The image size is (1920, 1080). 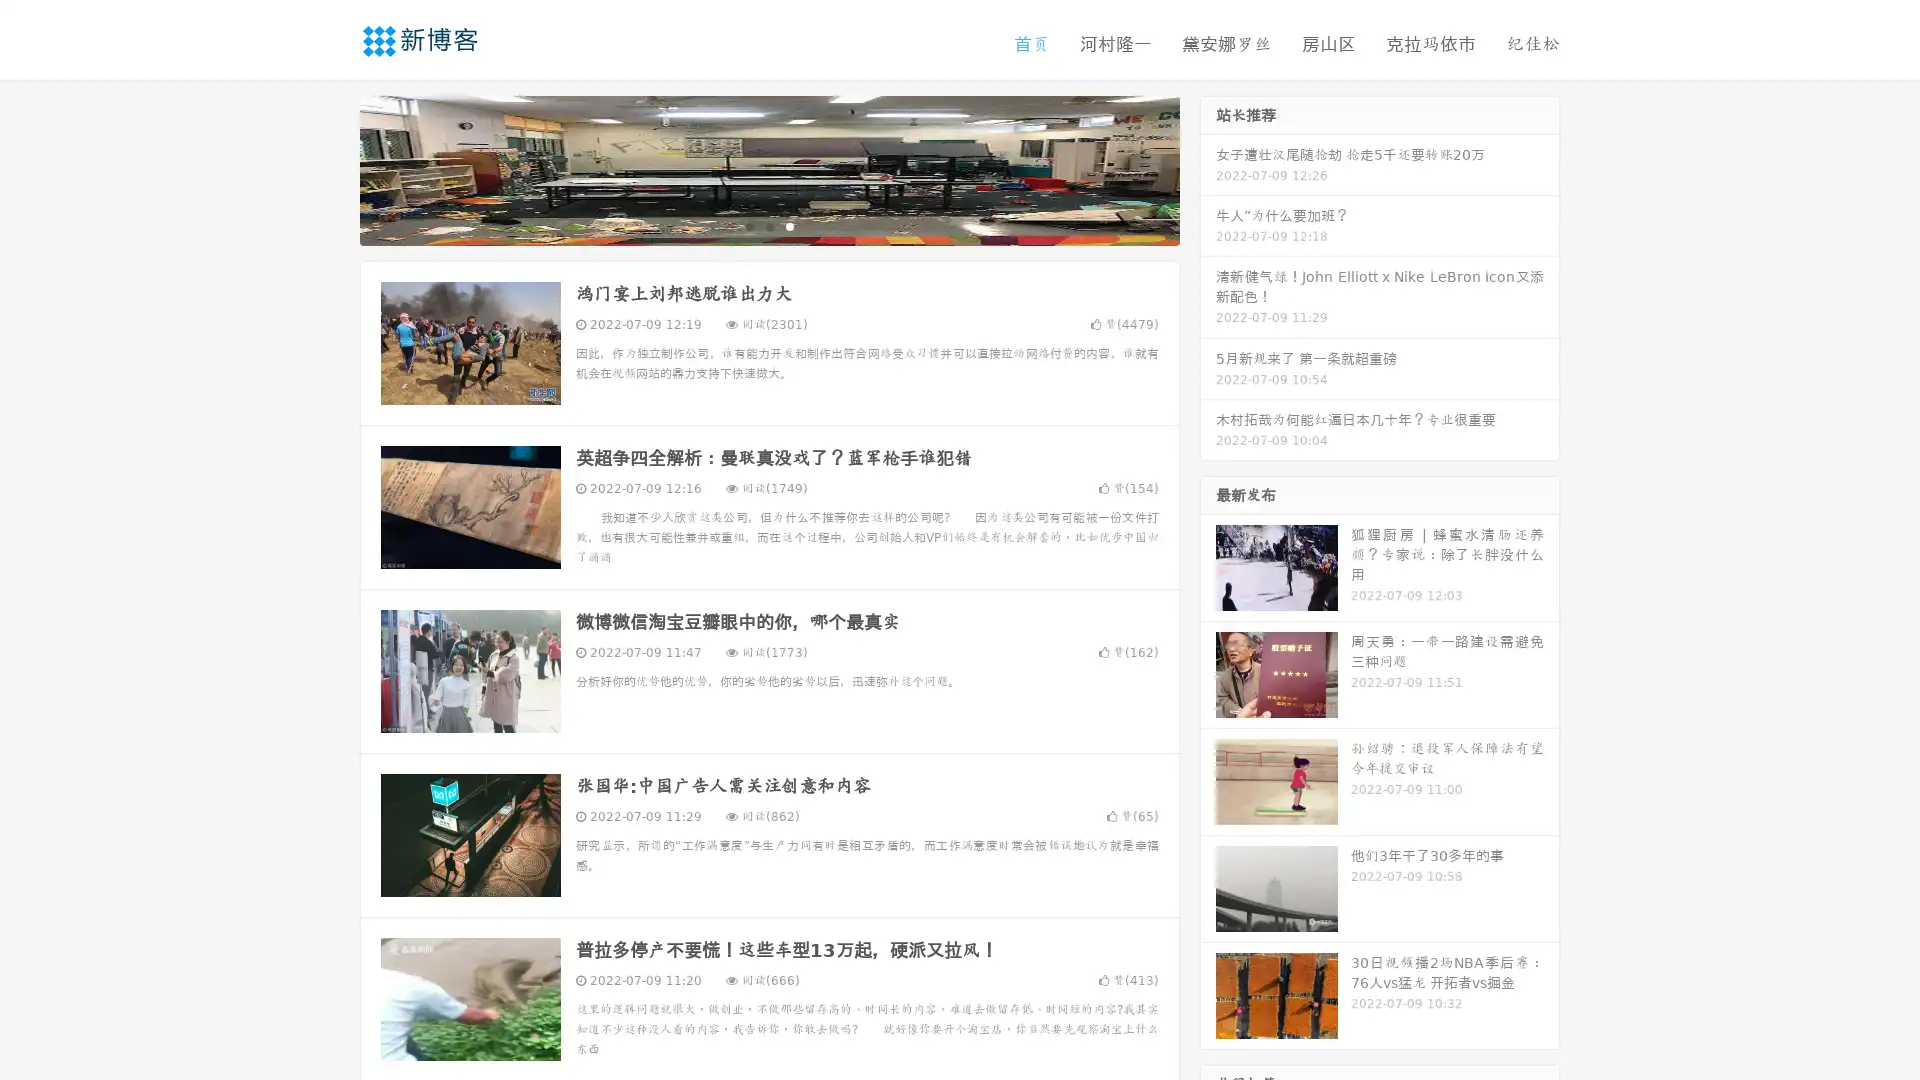 I want to click on Next slide, so click(x=1208, y=168).